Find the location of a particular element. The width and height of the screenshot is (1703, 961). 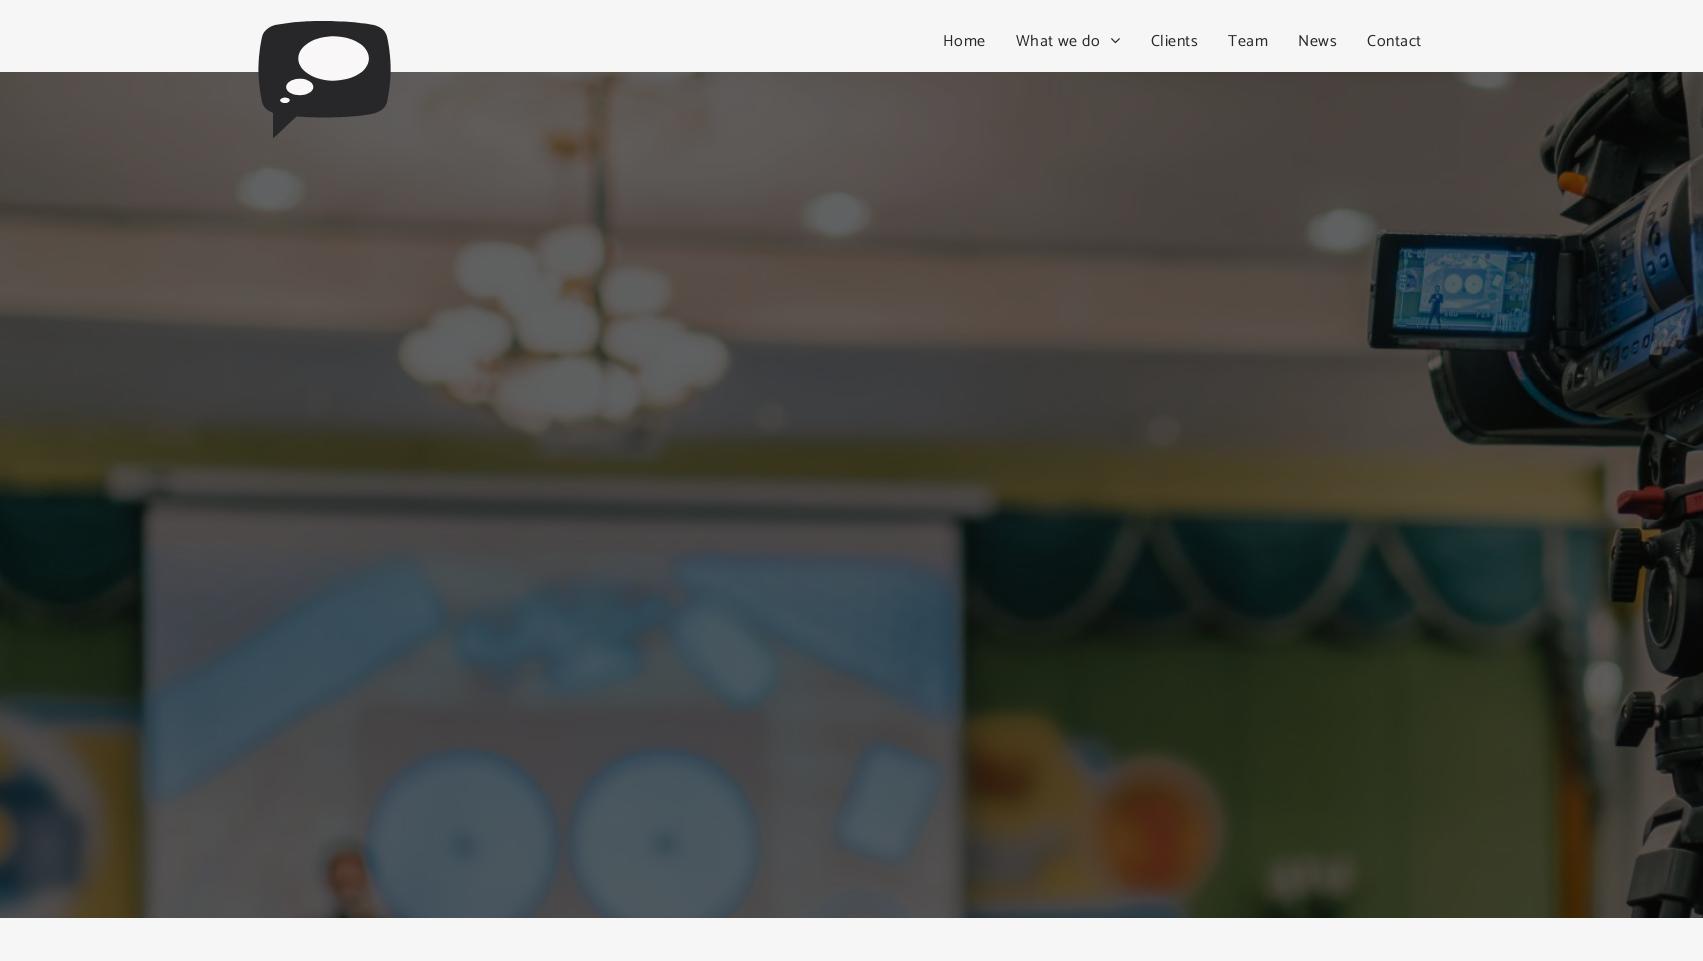

'Live Streaming' is located at coordinates (1081, 135).